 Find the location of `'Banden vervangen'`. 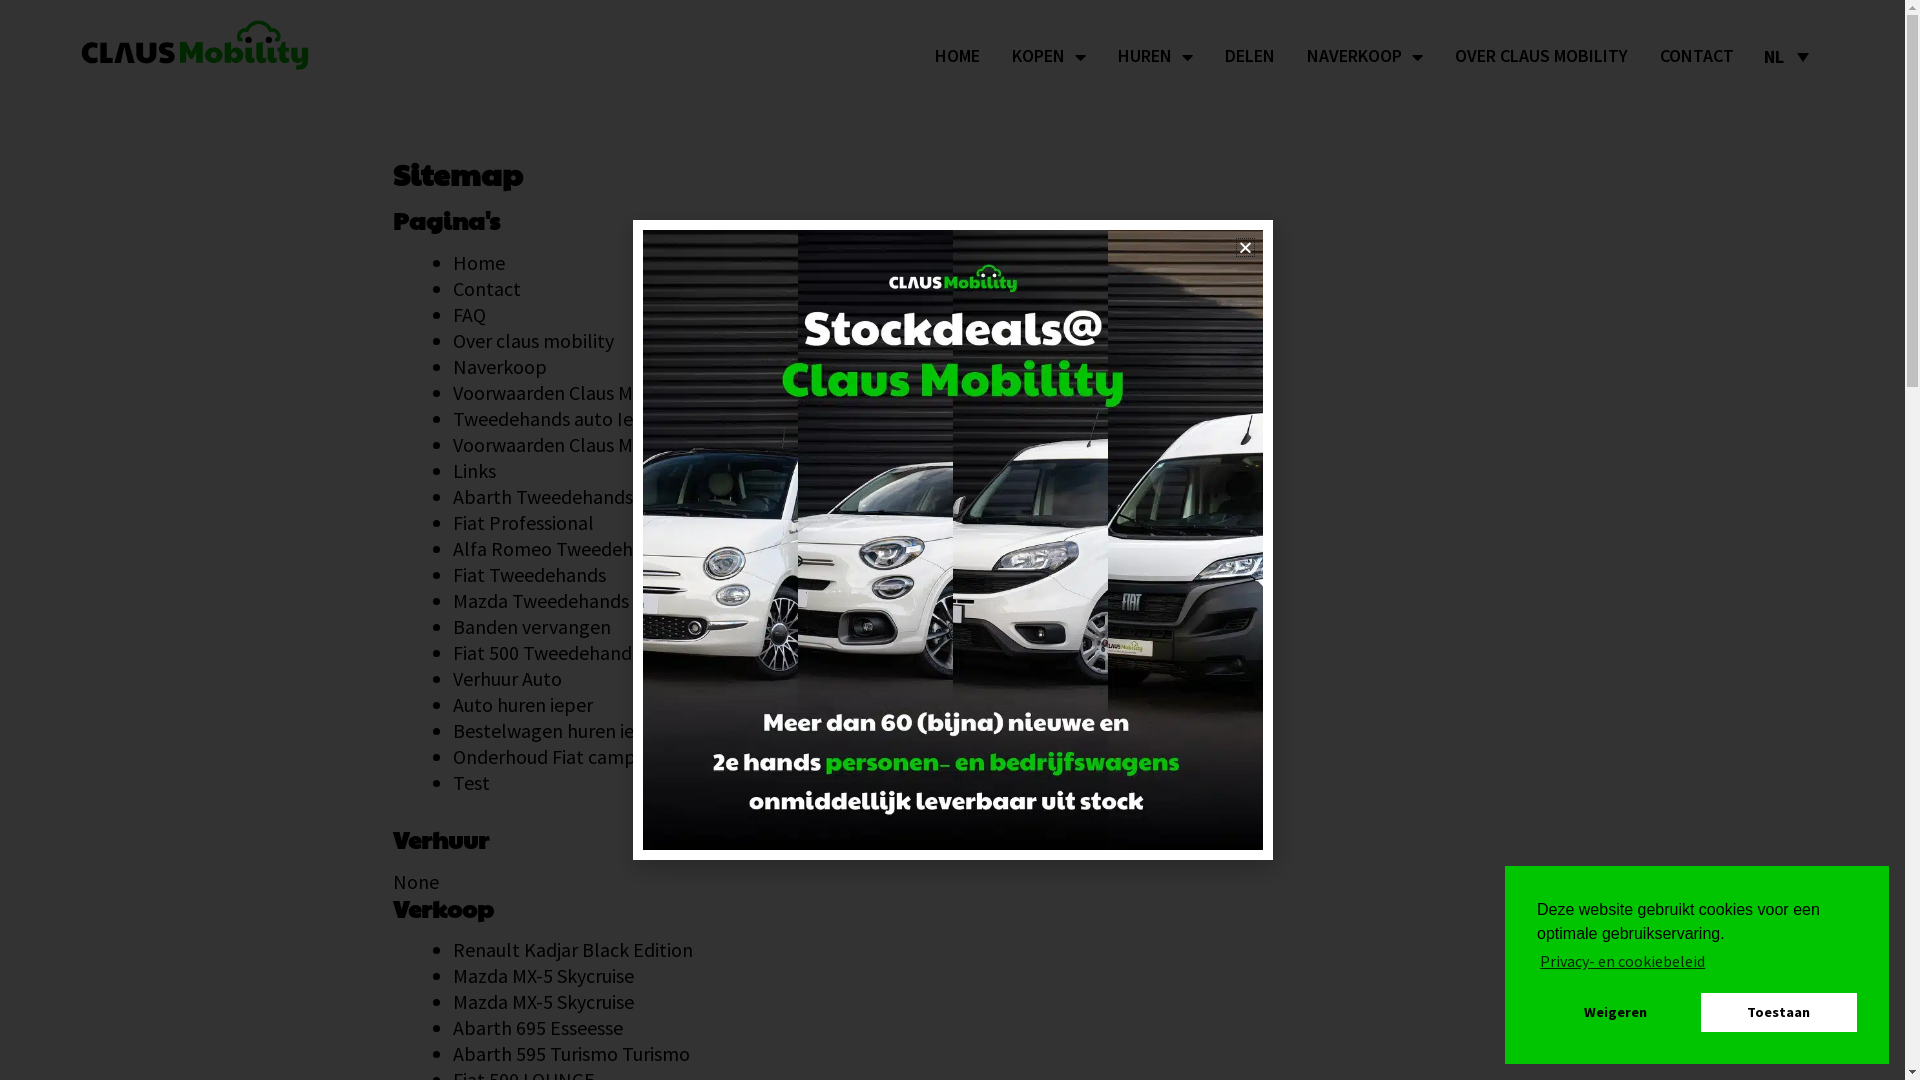

'Banden vervangen' is located at coordinates (531, 625).